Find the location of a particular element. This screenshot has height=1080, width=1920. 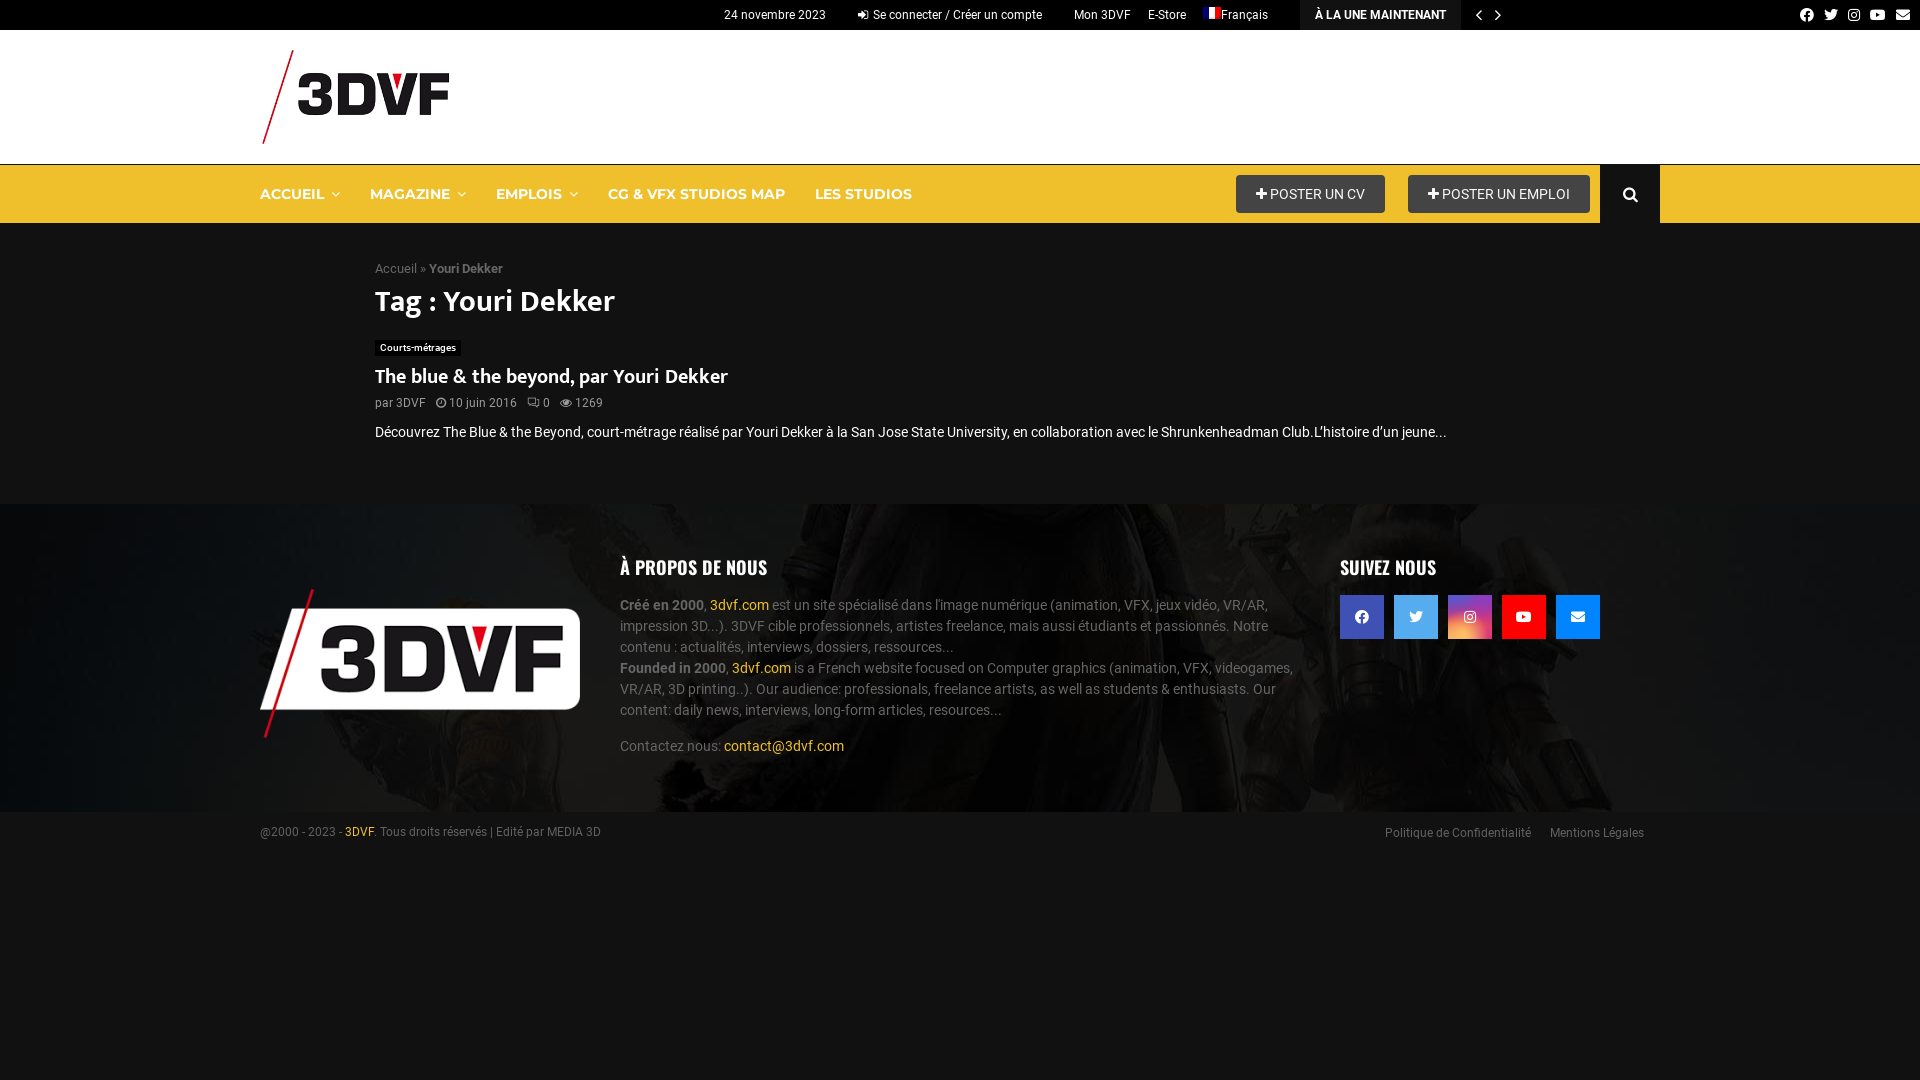

'Email' is located at coordinates (1901, 15).